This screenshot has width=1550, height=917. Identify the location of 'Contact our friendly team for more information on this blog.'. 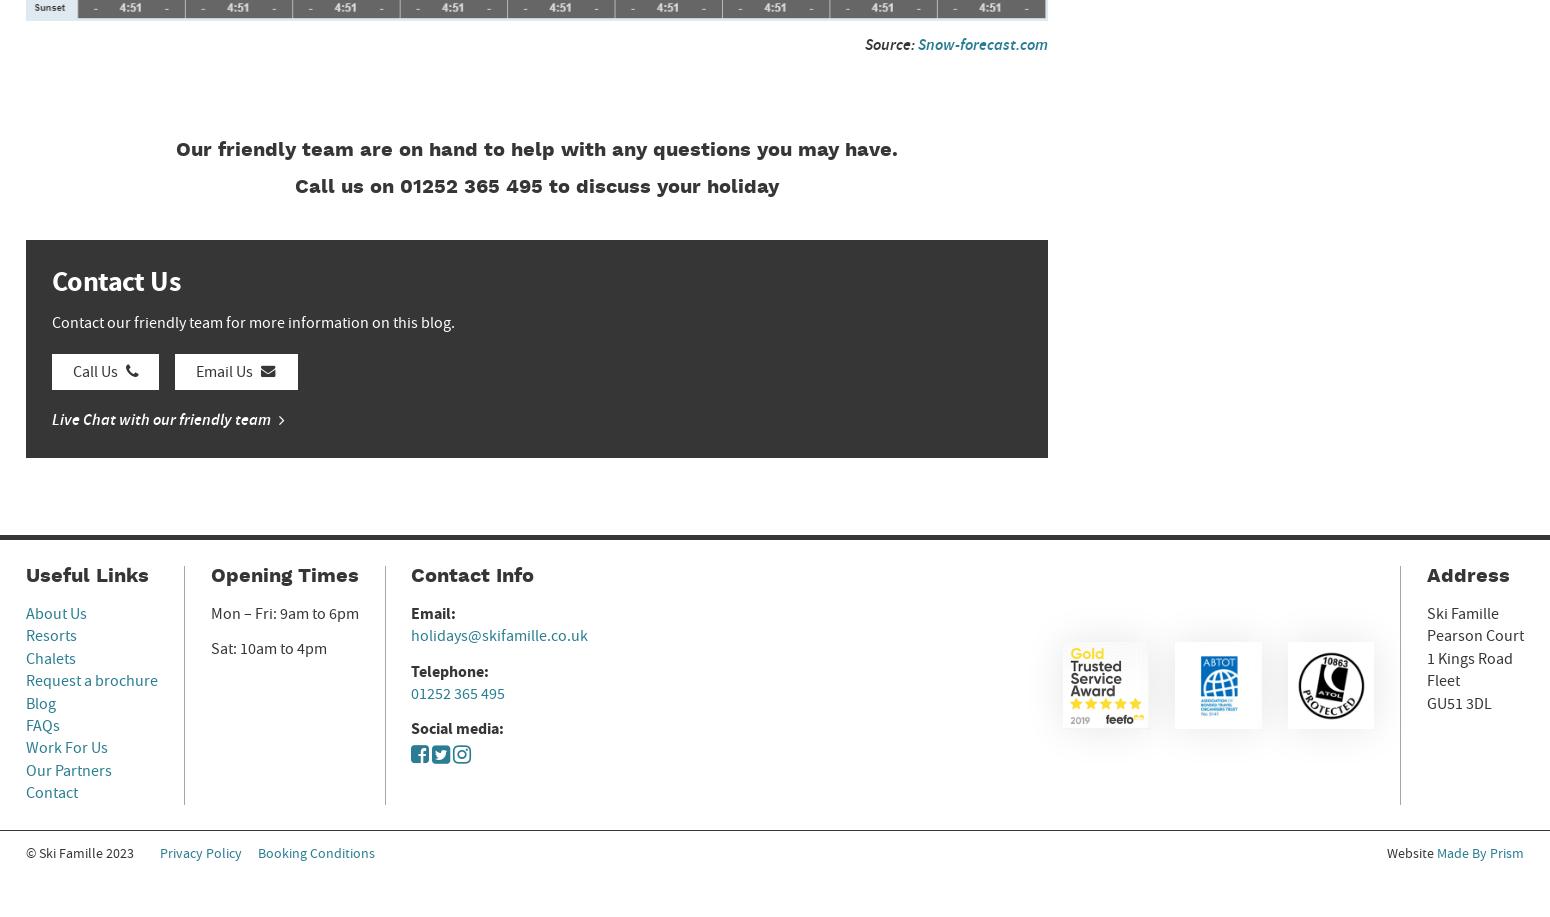
(252, 321).